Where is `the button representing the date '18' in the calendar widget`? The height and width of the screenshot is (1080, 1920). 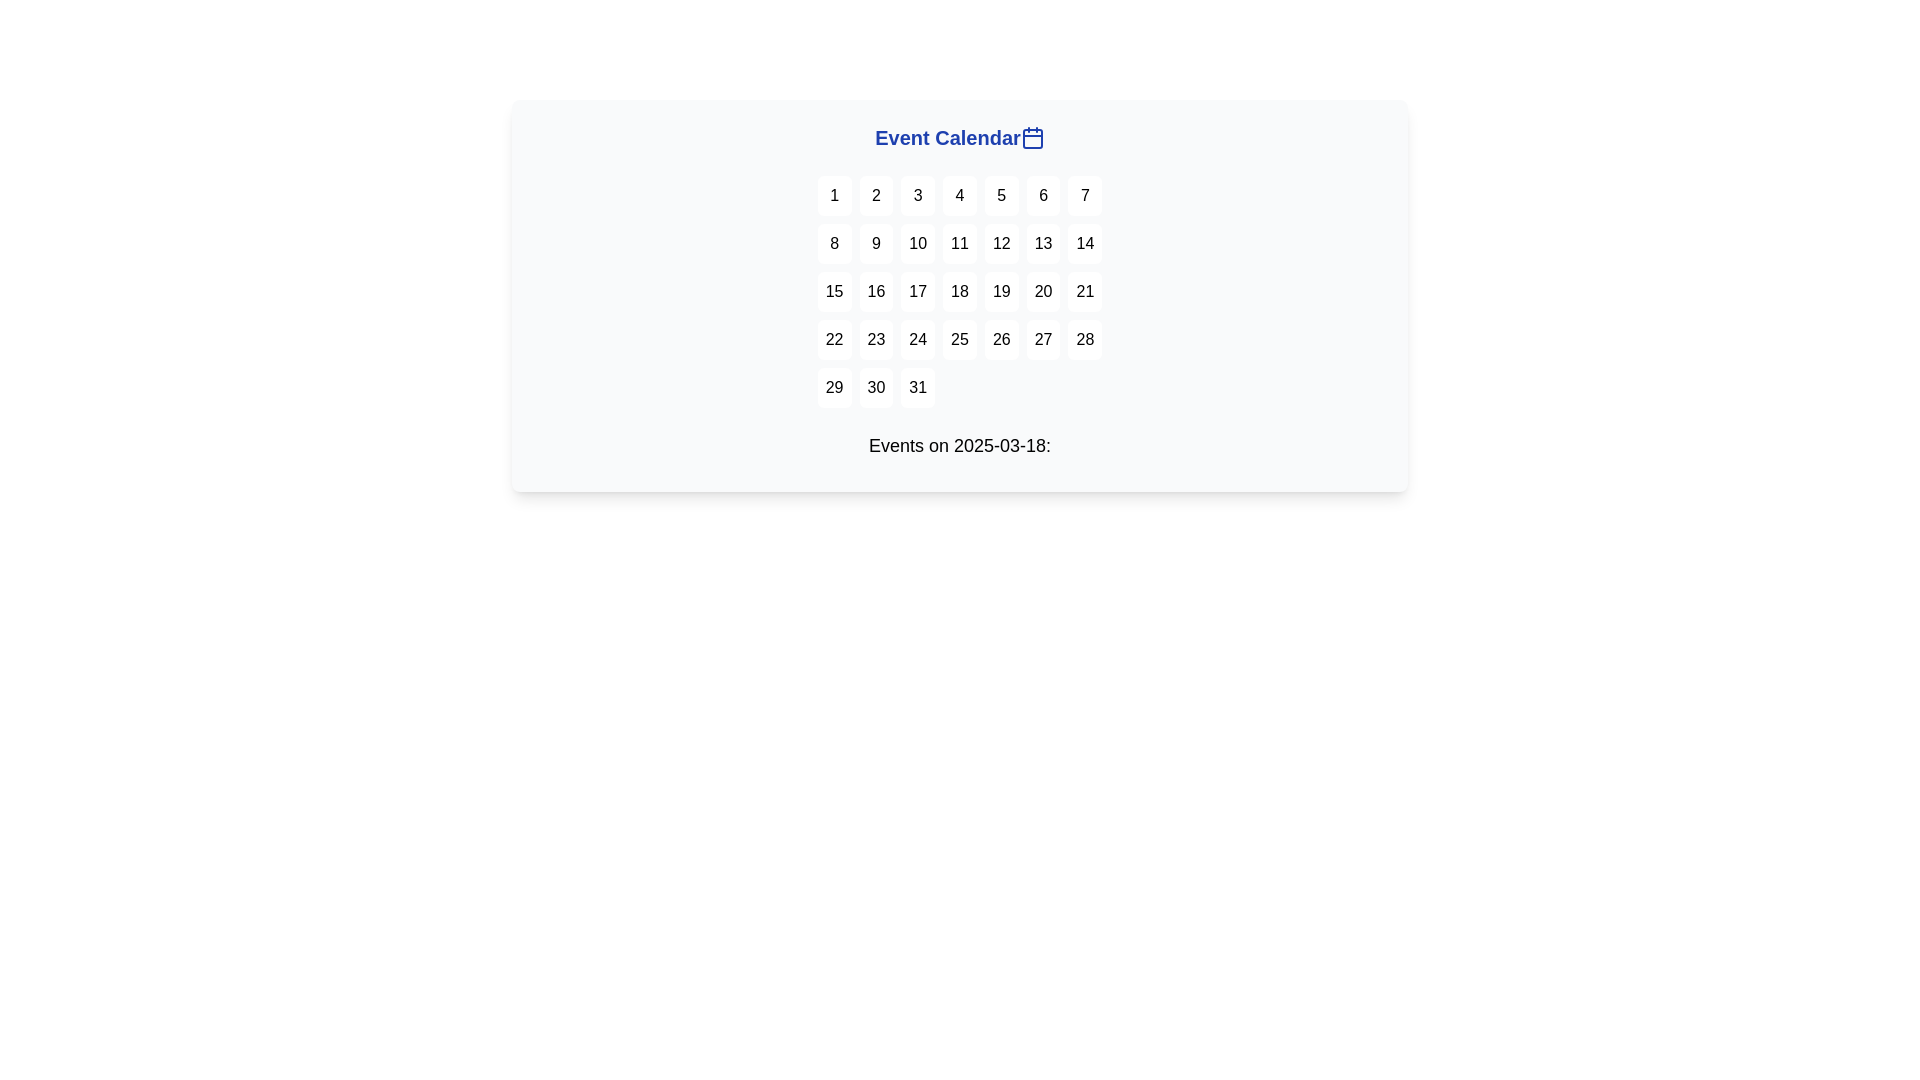 the button representing the date '18' in the calendar widget is located at coordinates (960, 292).